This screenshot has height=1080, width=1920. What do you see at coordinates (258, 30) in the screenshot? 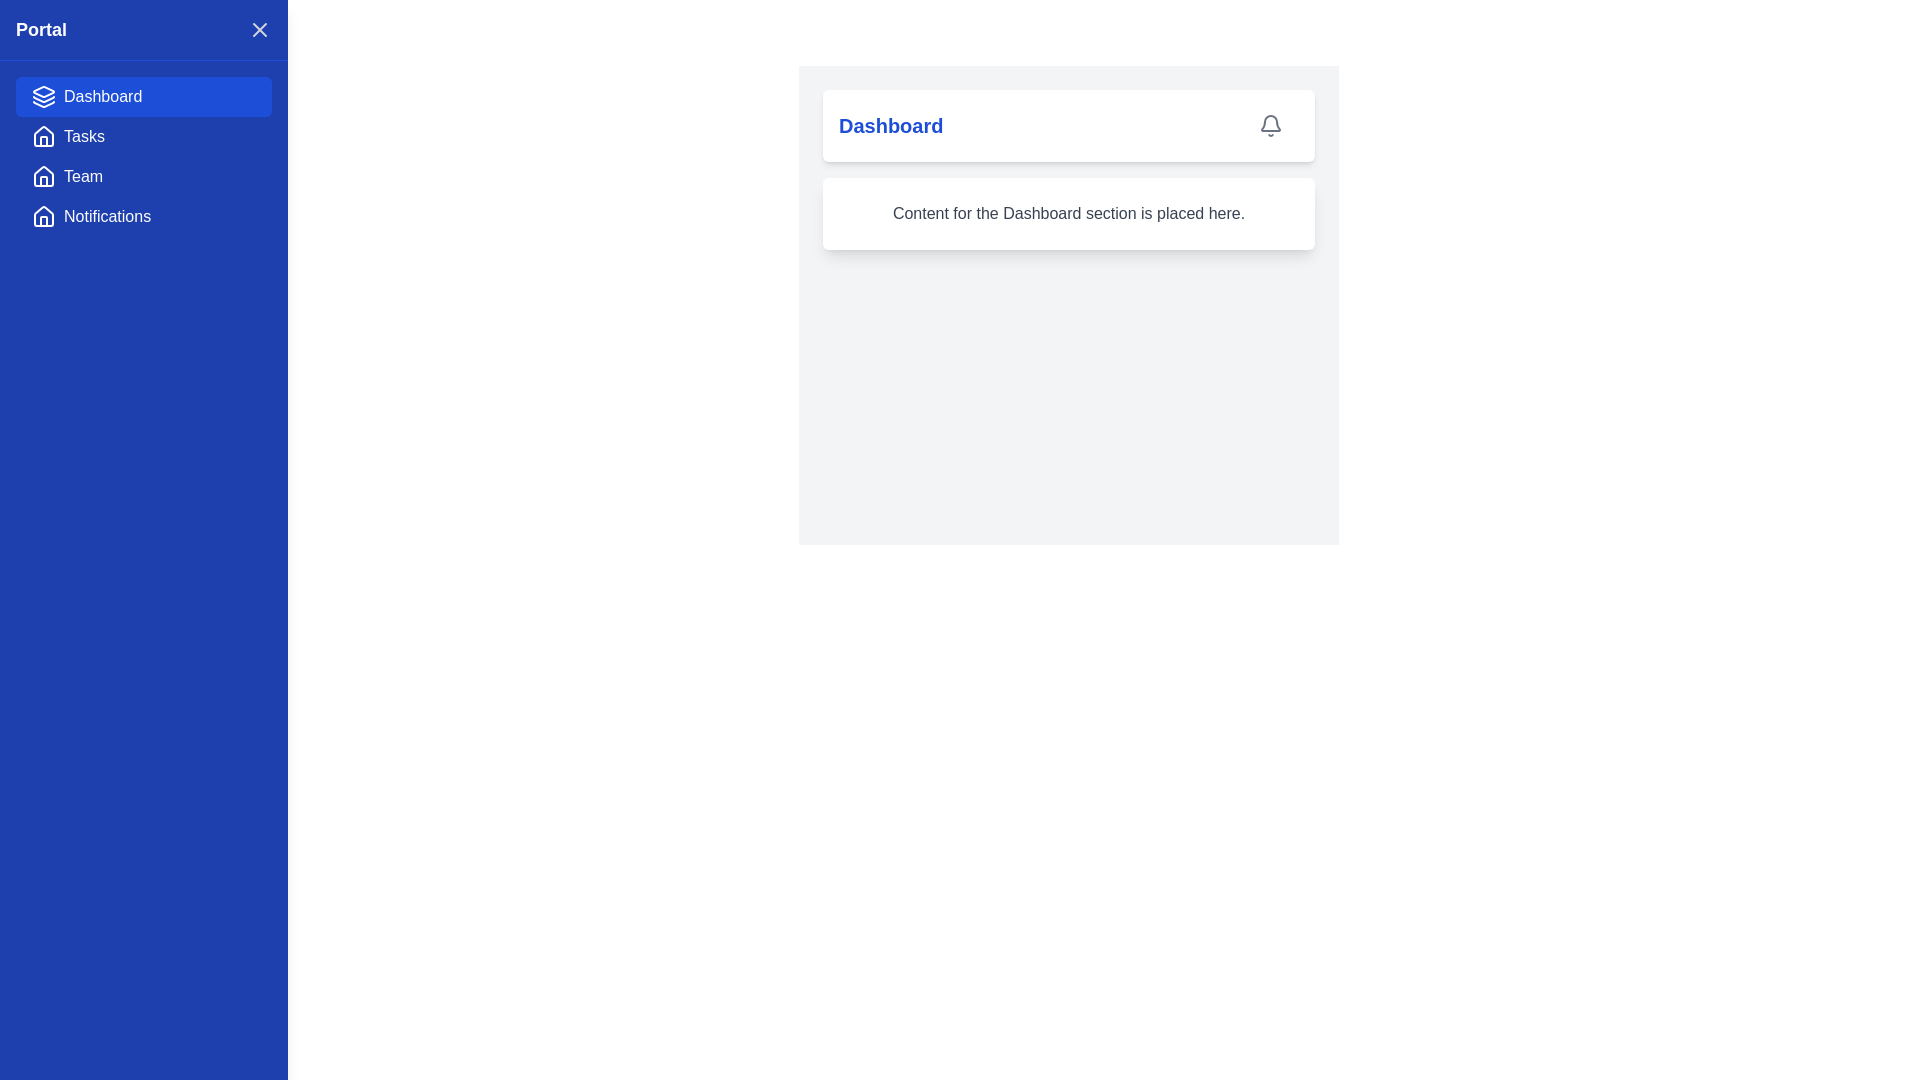
I see `the close icon (X) in the top-right corner of the sidebar header` at bounding box center [258, 30].